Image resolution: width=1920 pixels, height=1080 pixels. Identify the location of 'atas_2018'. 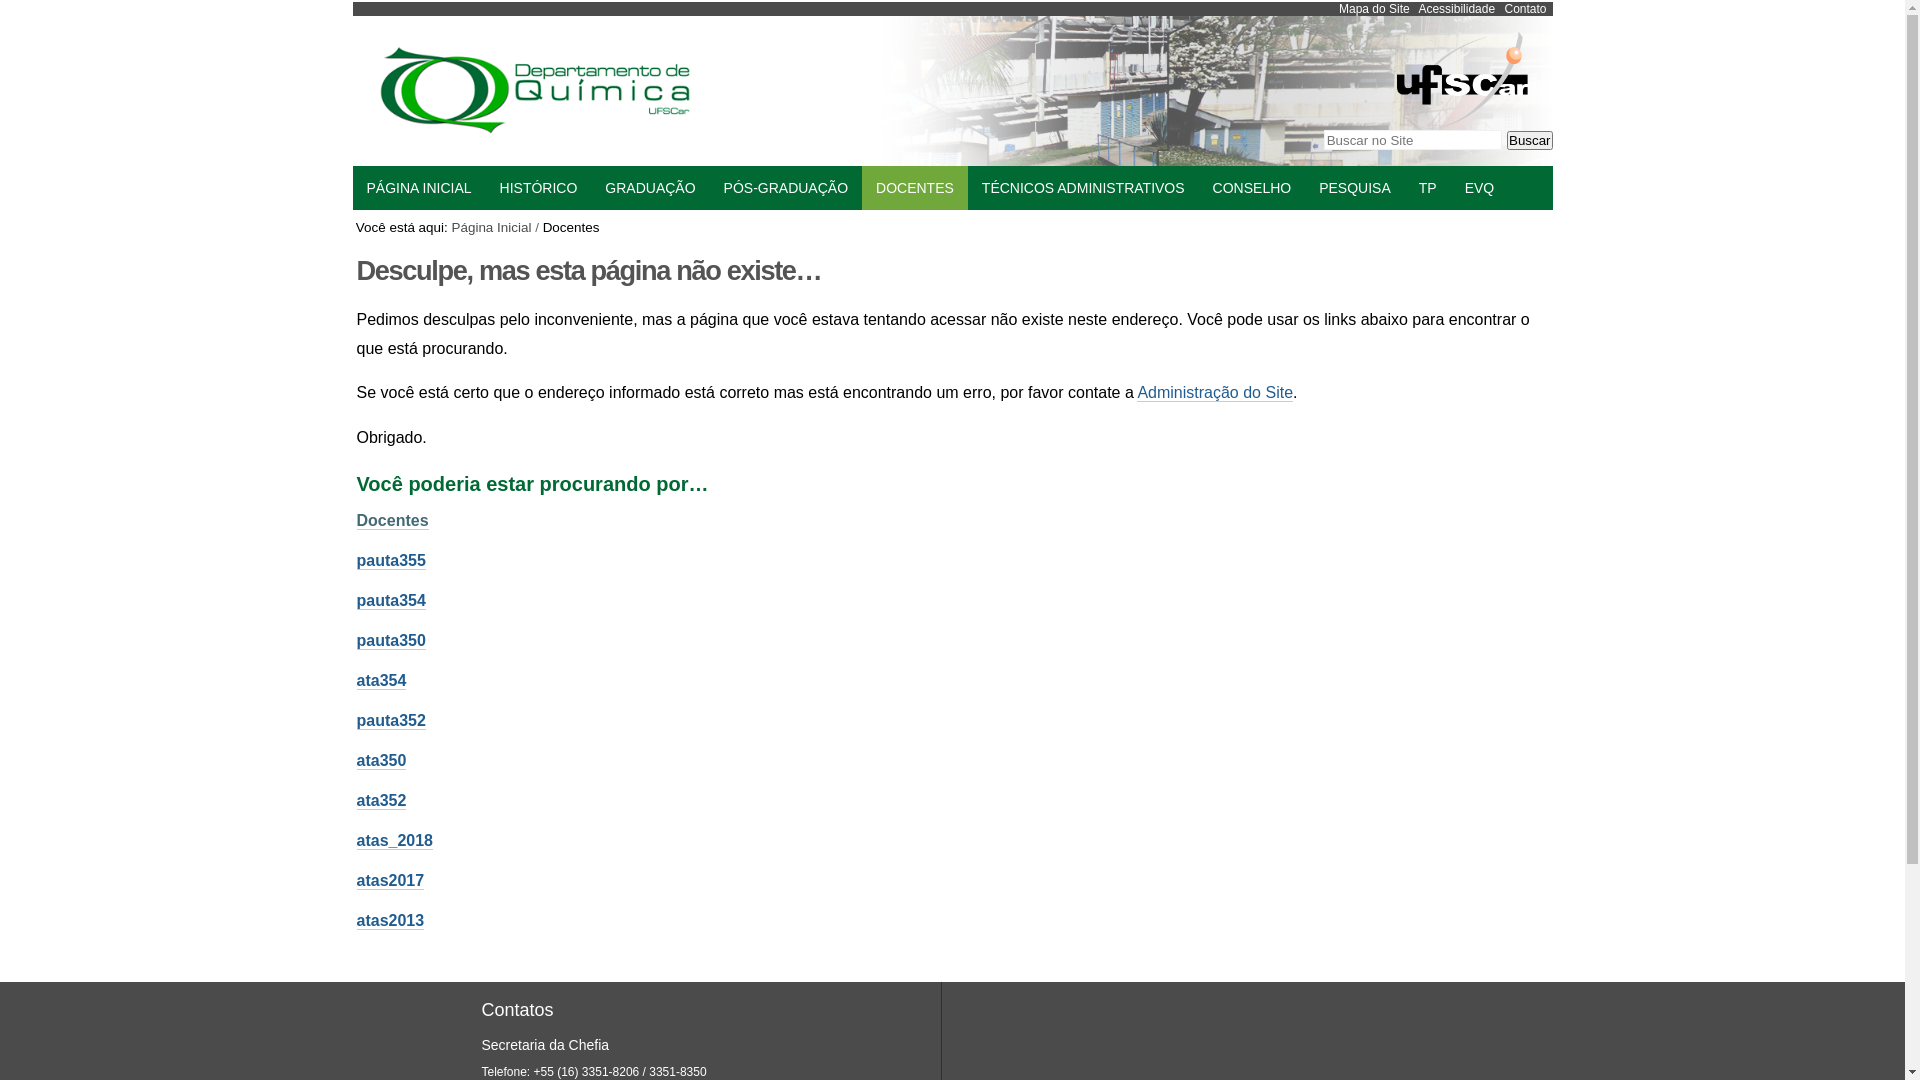
(394, 840).